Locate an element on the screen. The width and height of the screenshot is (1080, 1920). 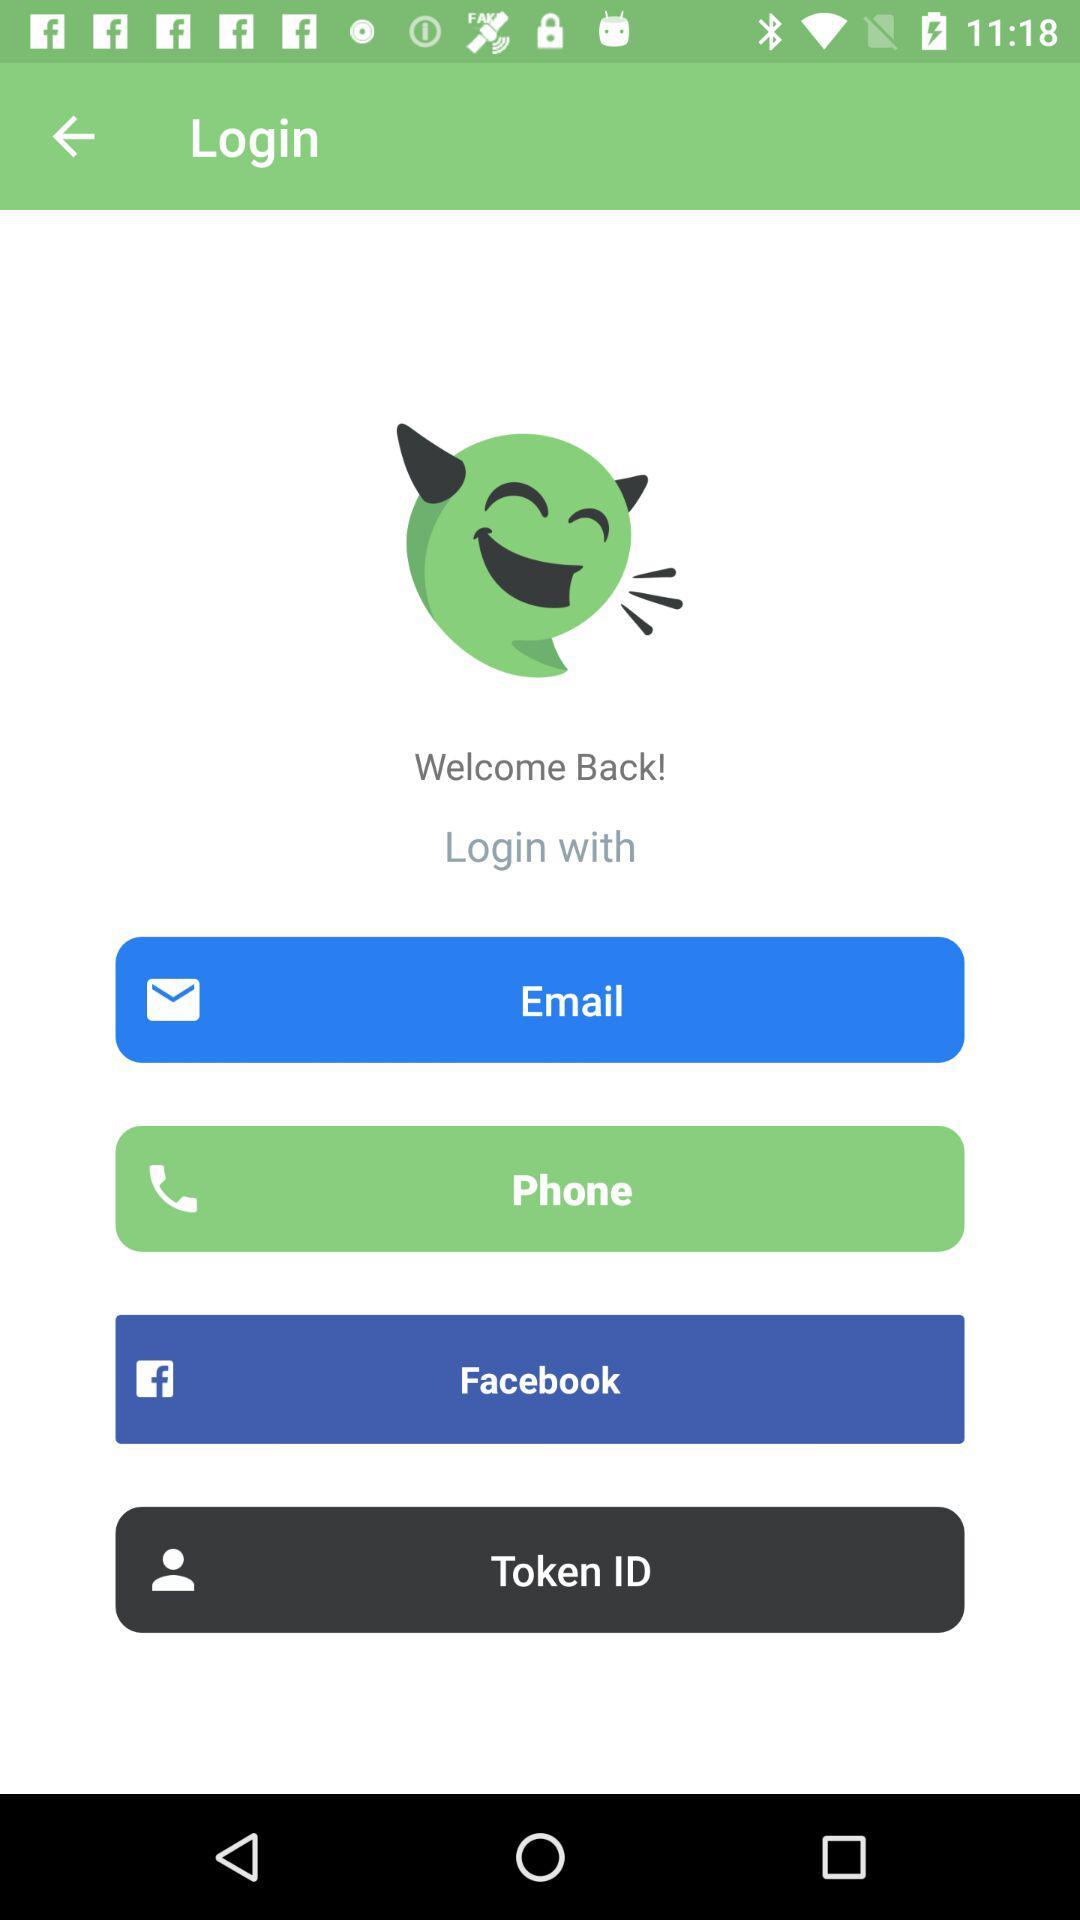
phone icon is located at coordinates (540, 1188).